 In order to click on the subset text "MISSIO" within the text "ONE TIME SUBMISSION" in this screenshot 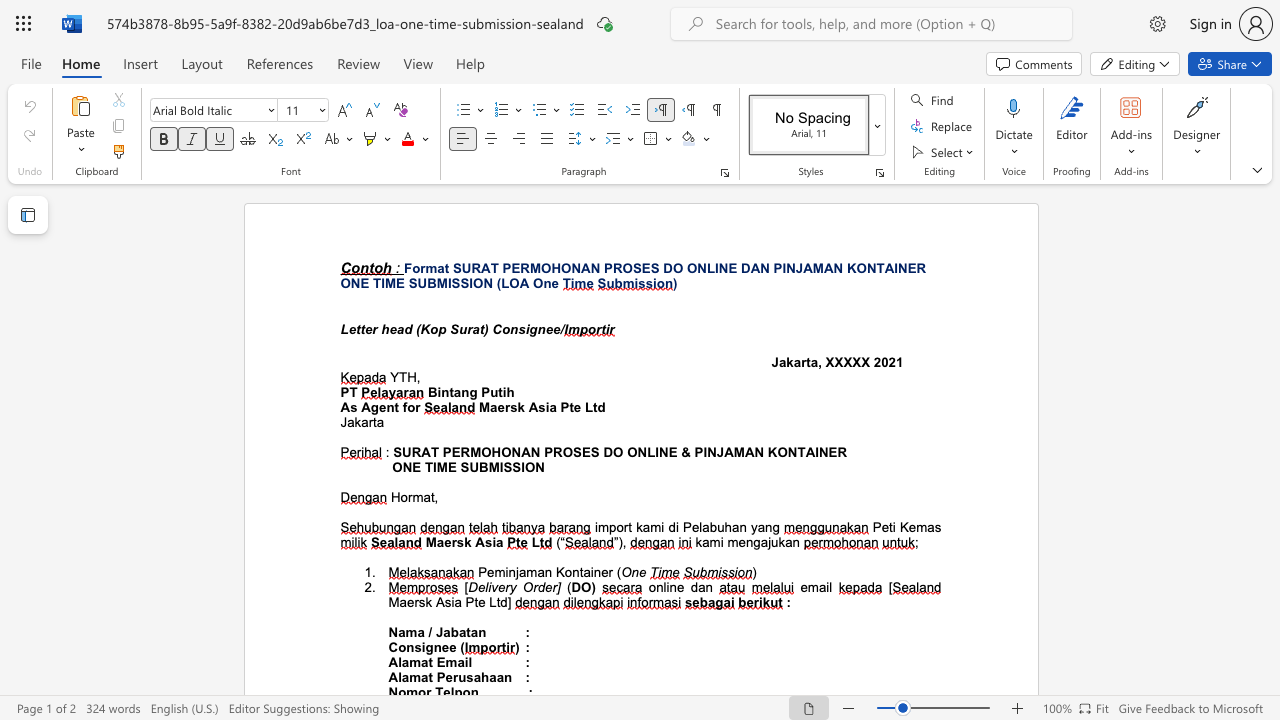, I will do `click(488, 467)`.